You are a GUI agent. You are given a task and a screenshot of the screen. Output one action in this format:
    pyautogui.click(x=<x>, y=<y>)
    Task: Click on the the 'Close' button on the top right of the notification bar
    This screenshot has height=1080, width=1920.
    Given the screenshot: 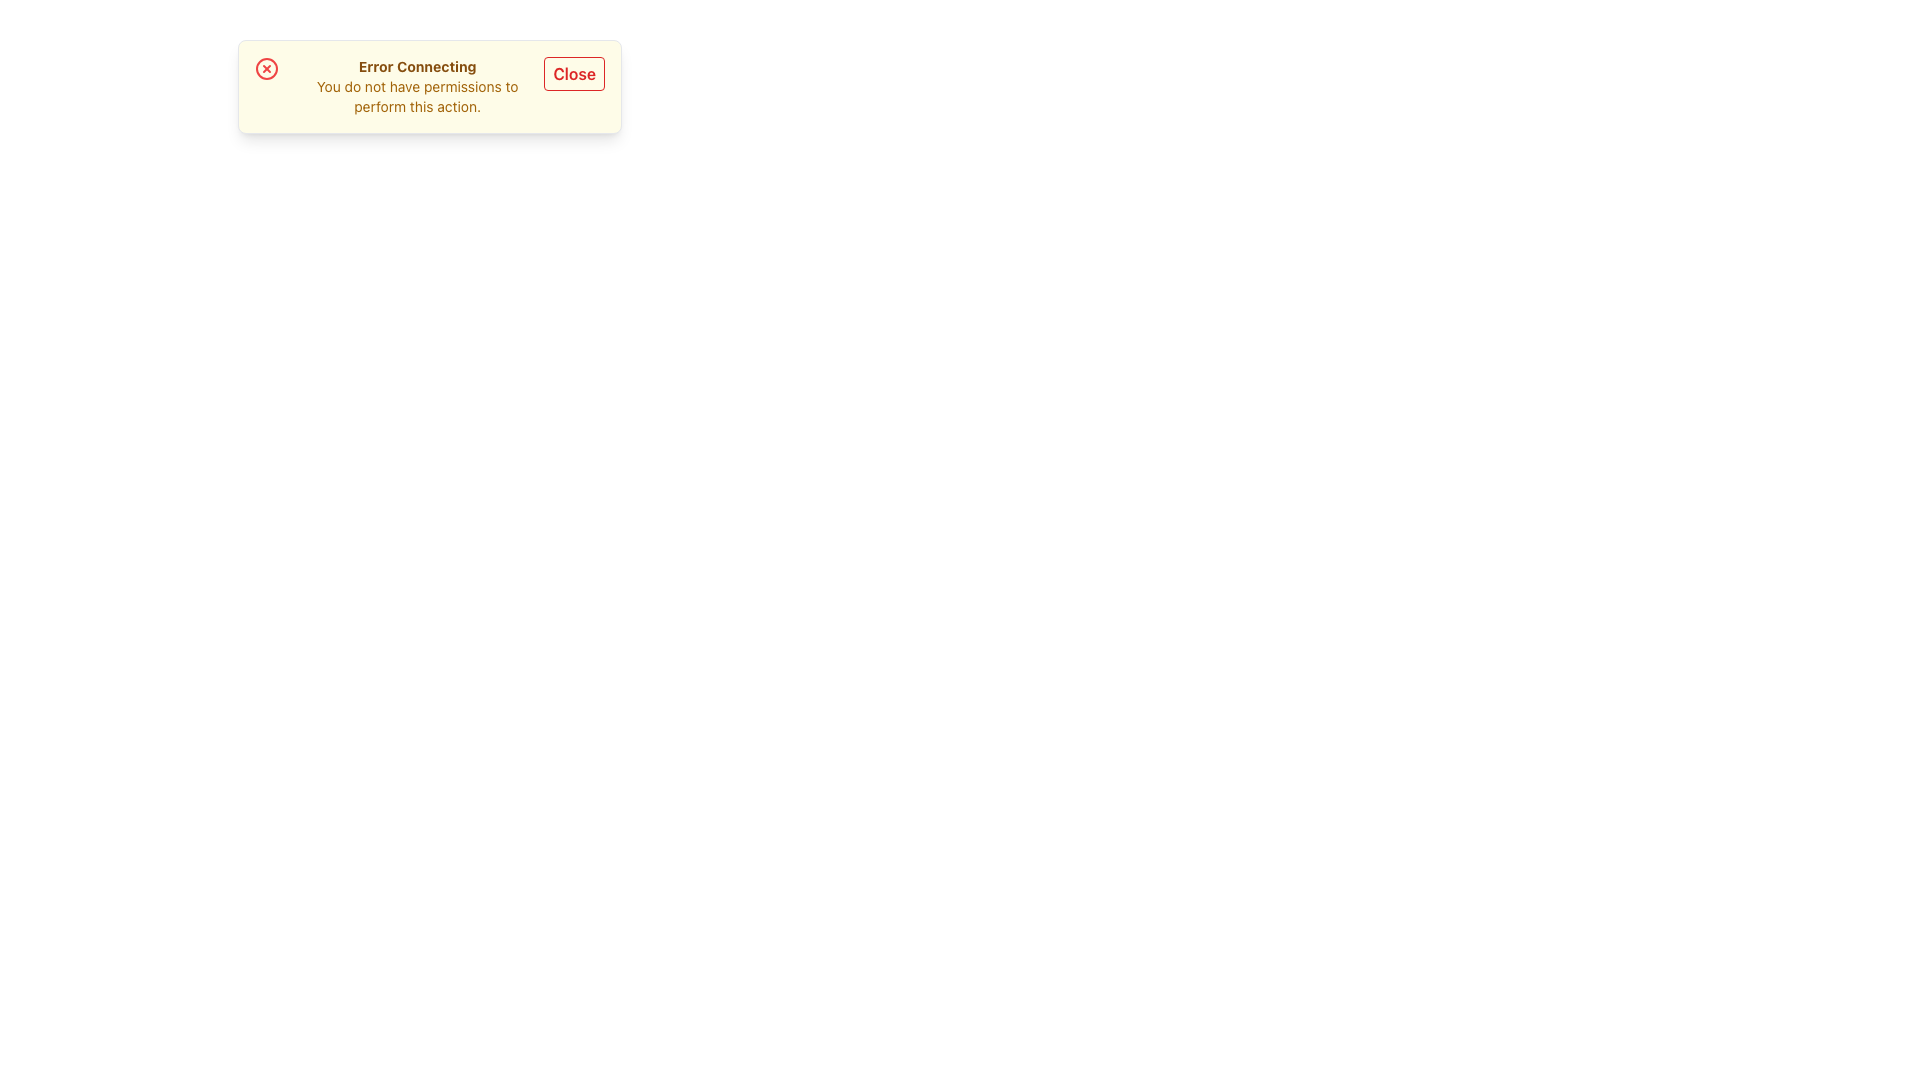 What is the action you would take?
    pyautogui.click(x=573, y=86)
    